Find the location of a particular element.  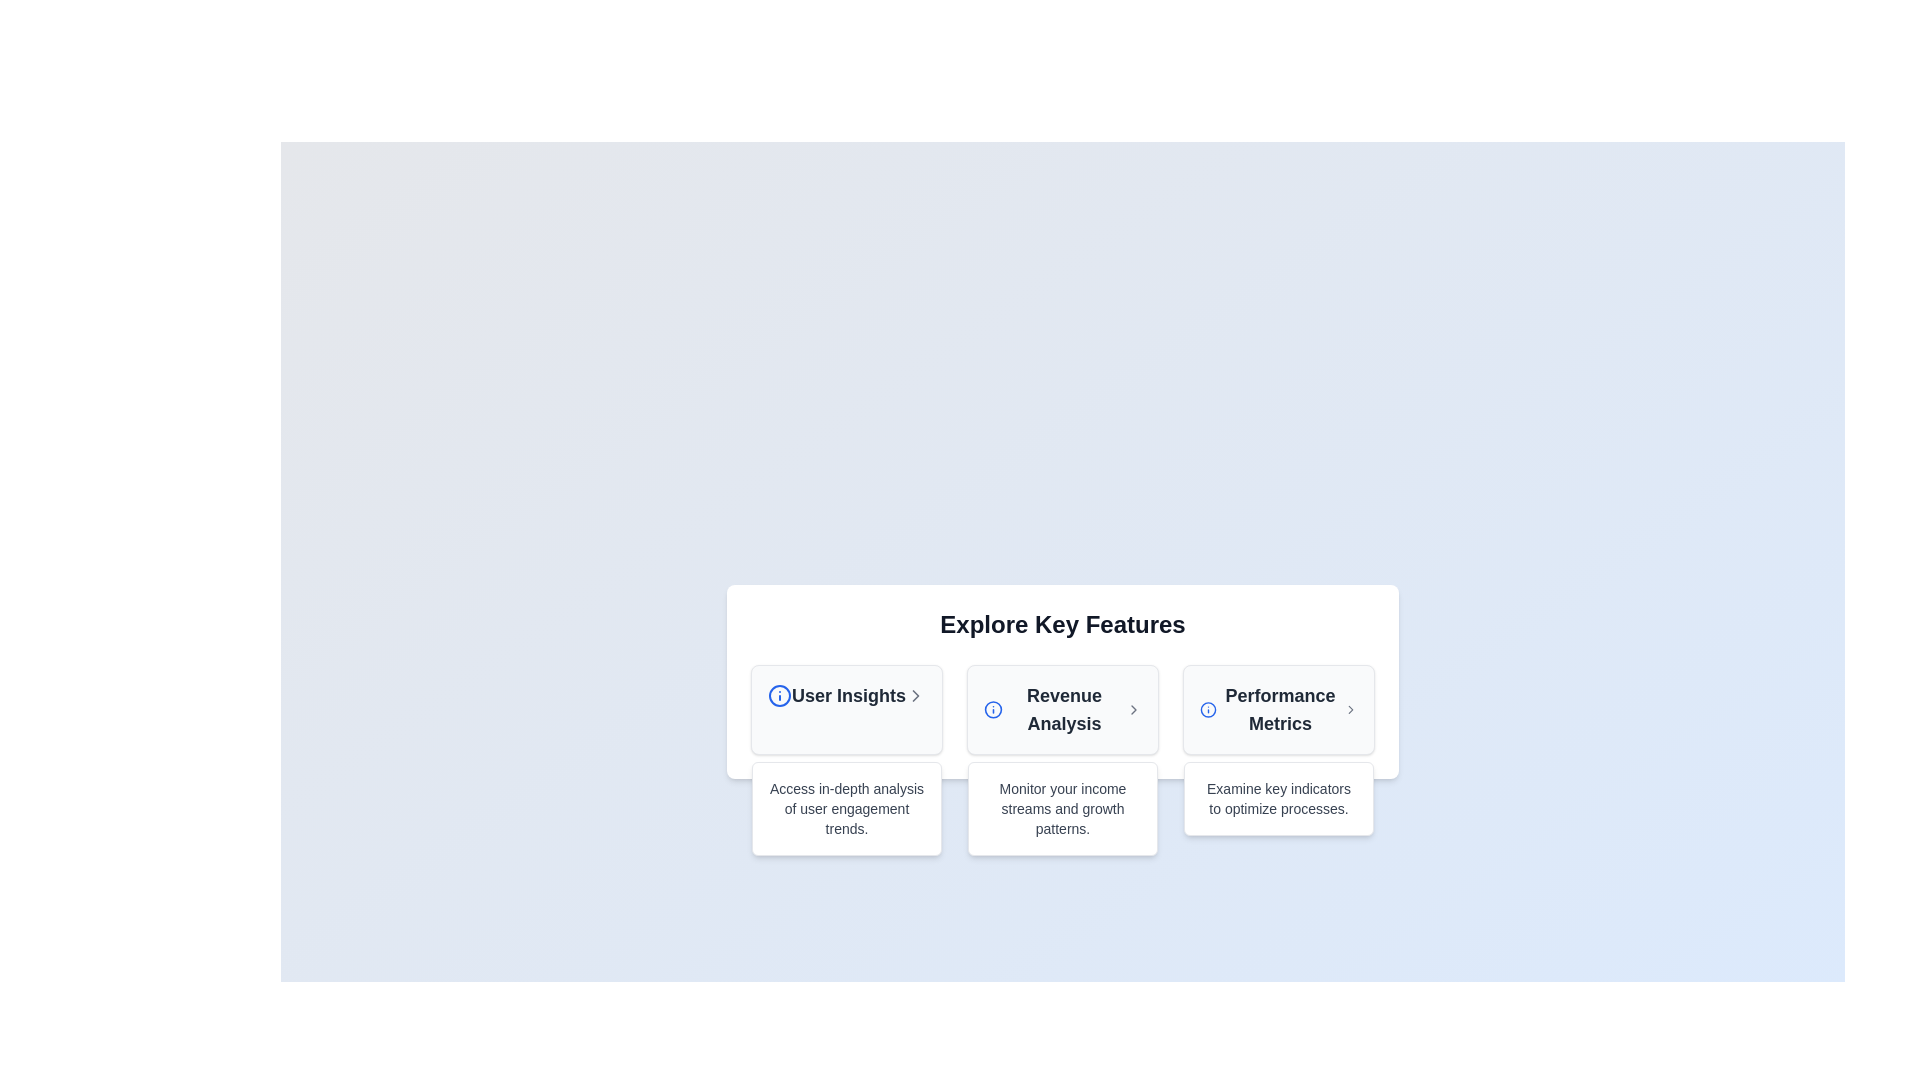

the text label reading 'Performance Metrics', which is the third element in a row of three labels, displayed in bold dark gray font and centrally aligned within its UI card is located at coordinates (1280, 708).